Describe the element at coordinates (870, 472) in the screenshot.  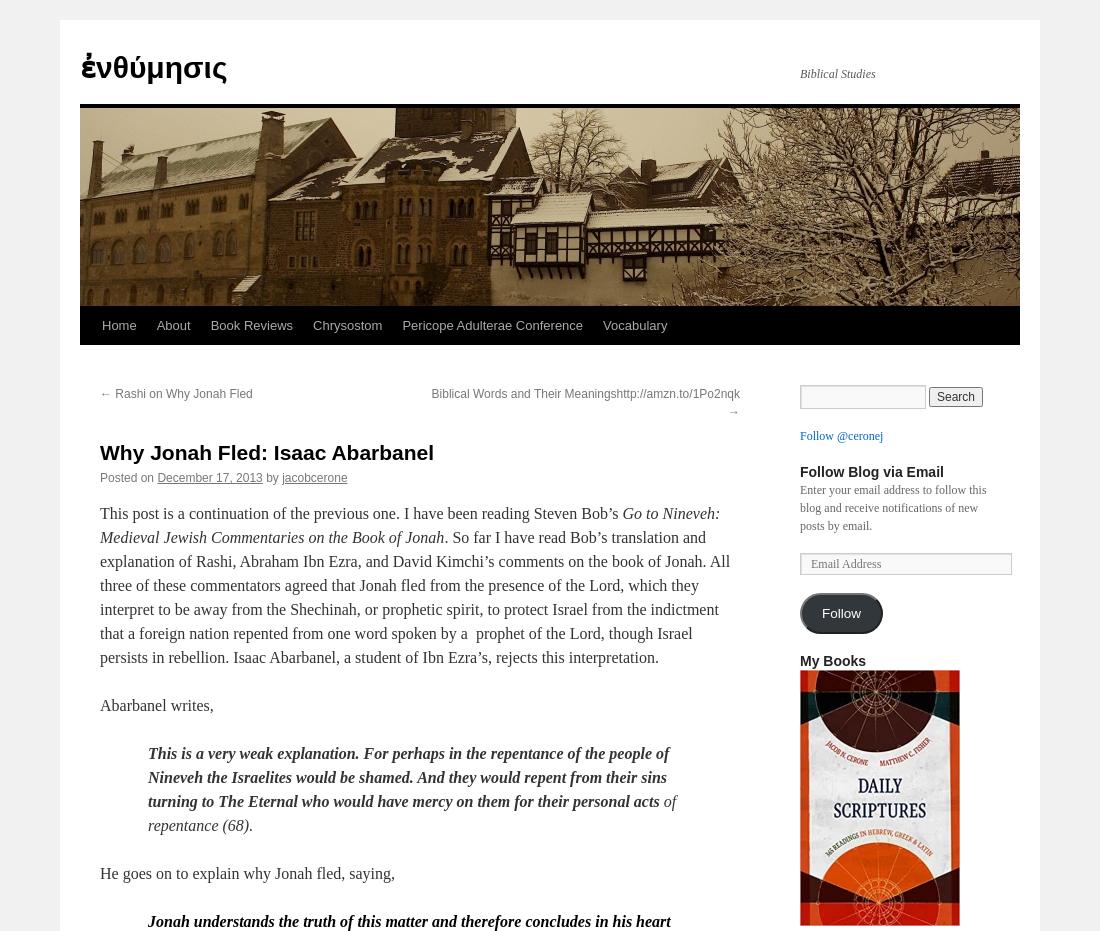
I see `'Follow Blog via Email'` at that location.